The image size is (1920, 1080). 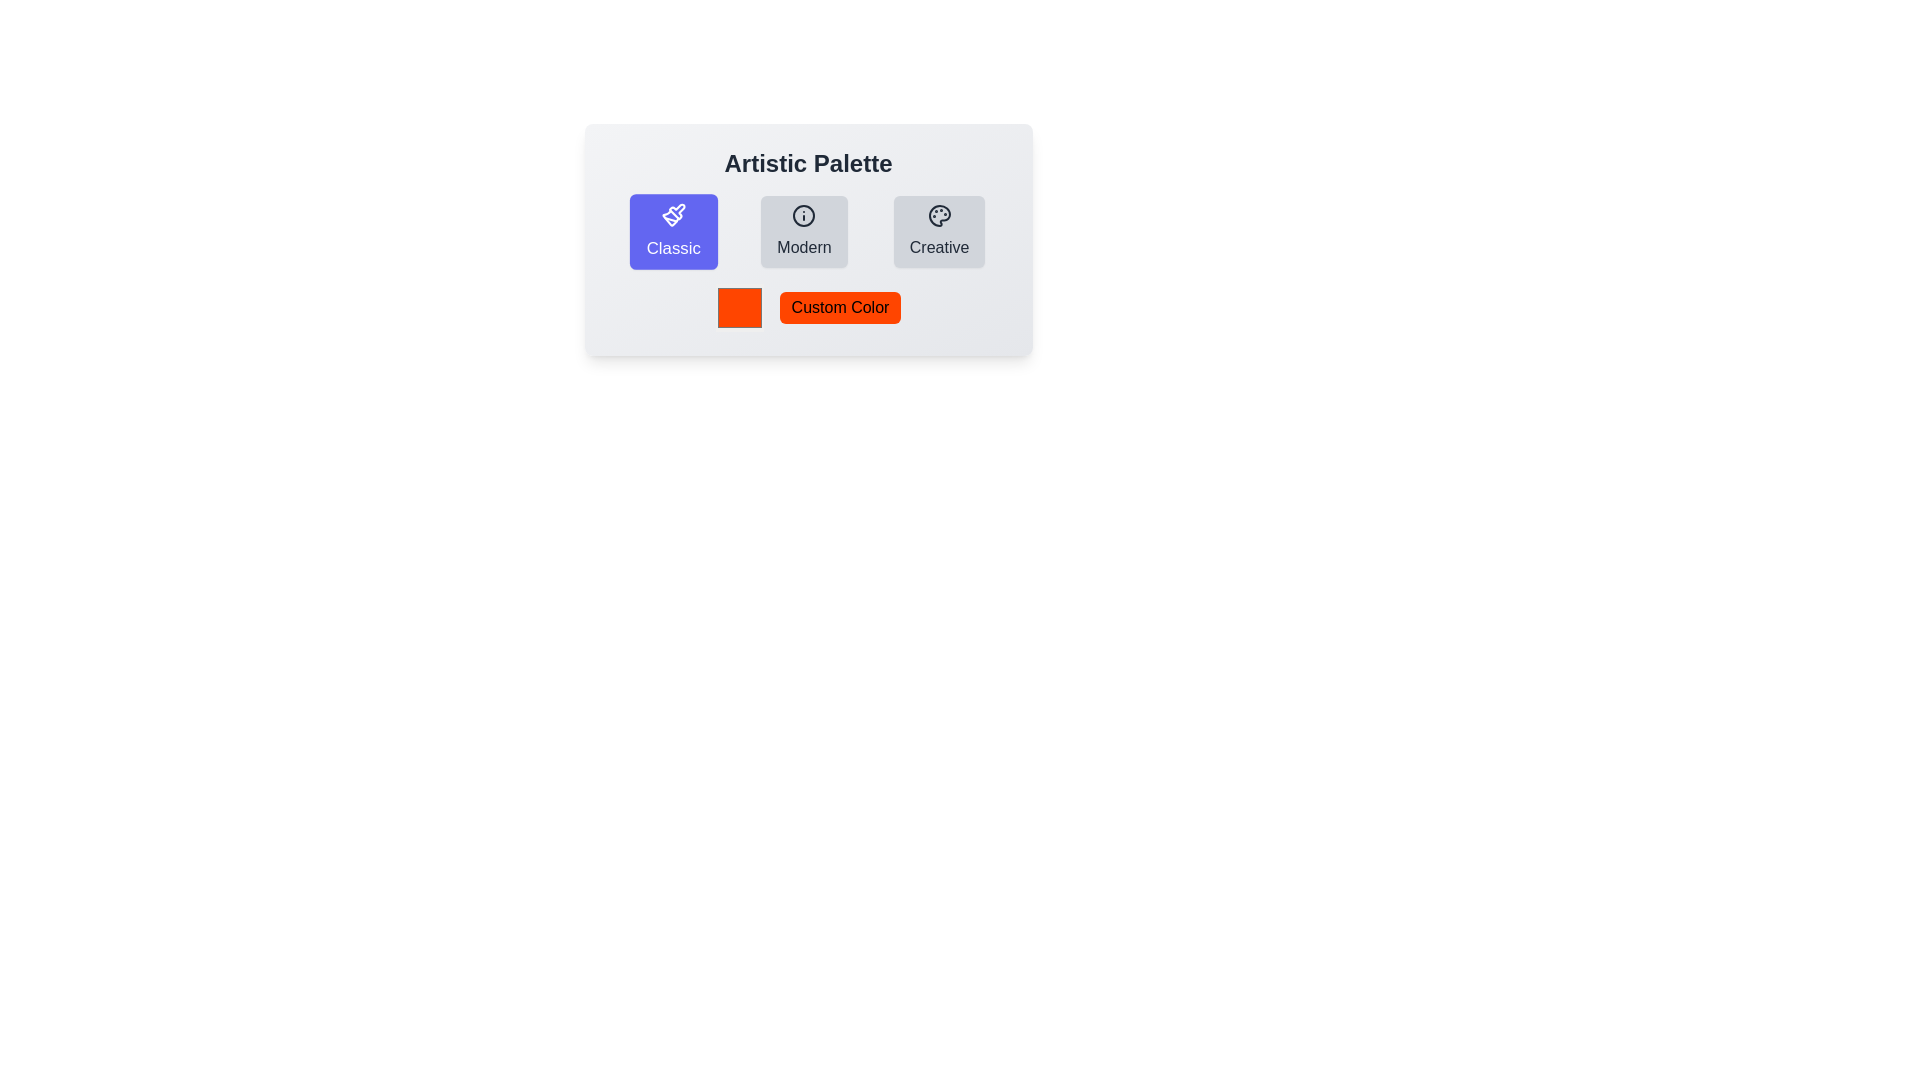 I want to click on the palette option Creative, so click(x=938, y=230).